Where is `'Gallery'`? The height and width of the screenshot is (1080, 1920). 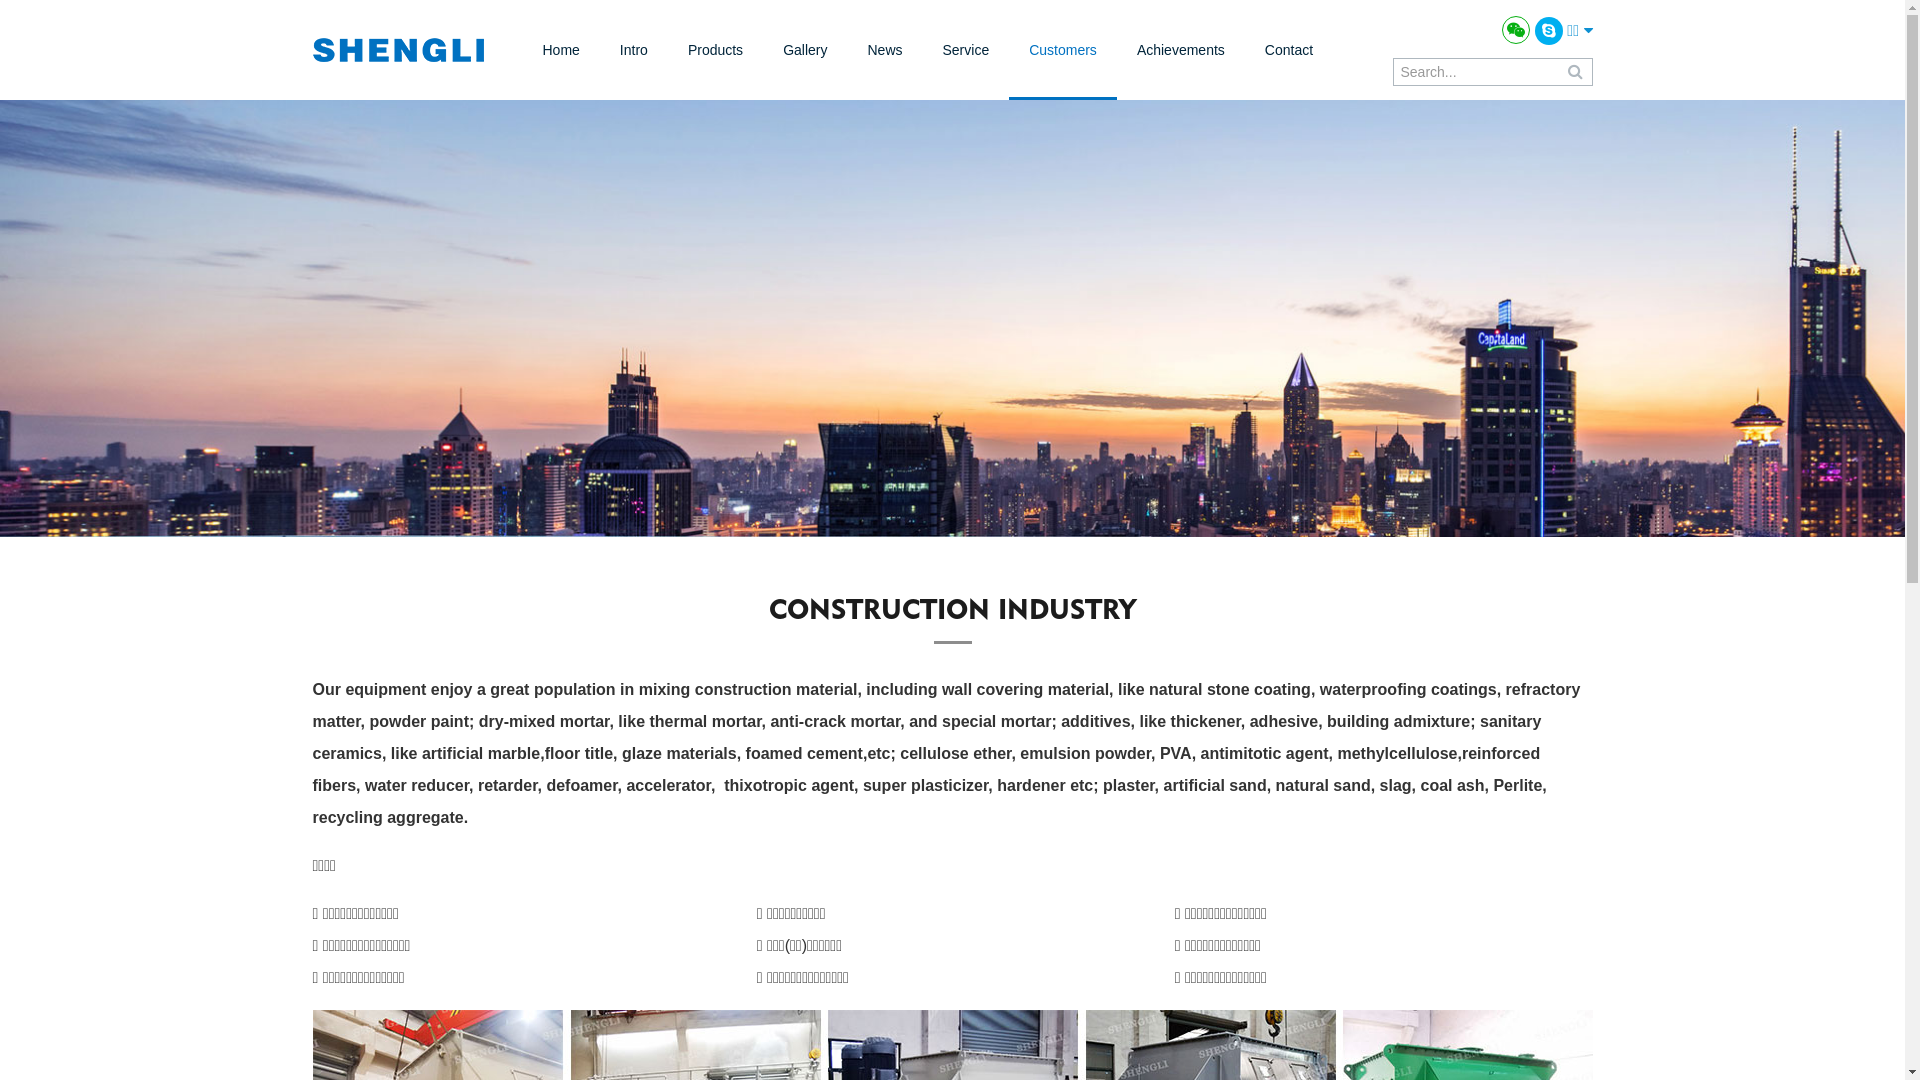
'Gallery' is located at coordinates (805, 49).